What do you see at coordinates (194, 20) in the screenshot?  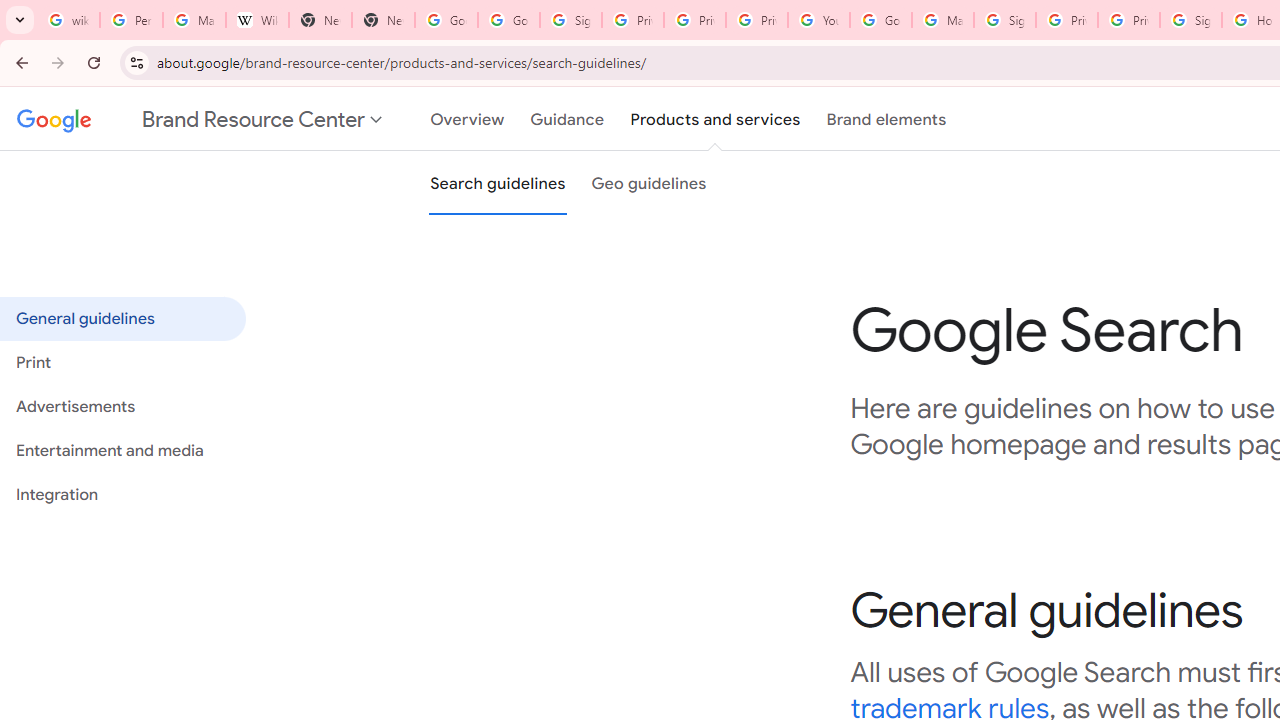 I see `'Manage your Location History - Google Search Help'` at bounding box center [194, 20].